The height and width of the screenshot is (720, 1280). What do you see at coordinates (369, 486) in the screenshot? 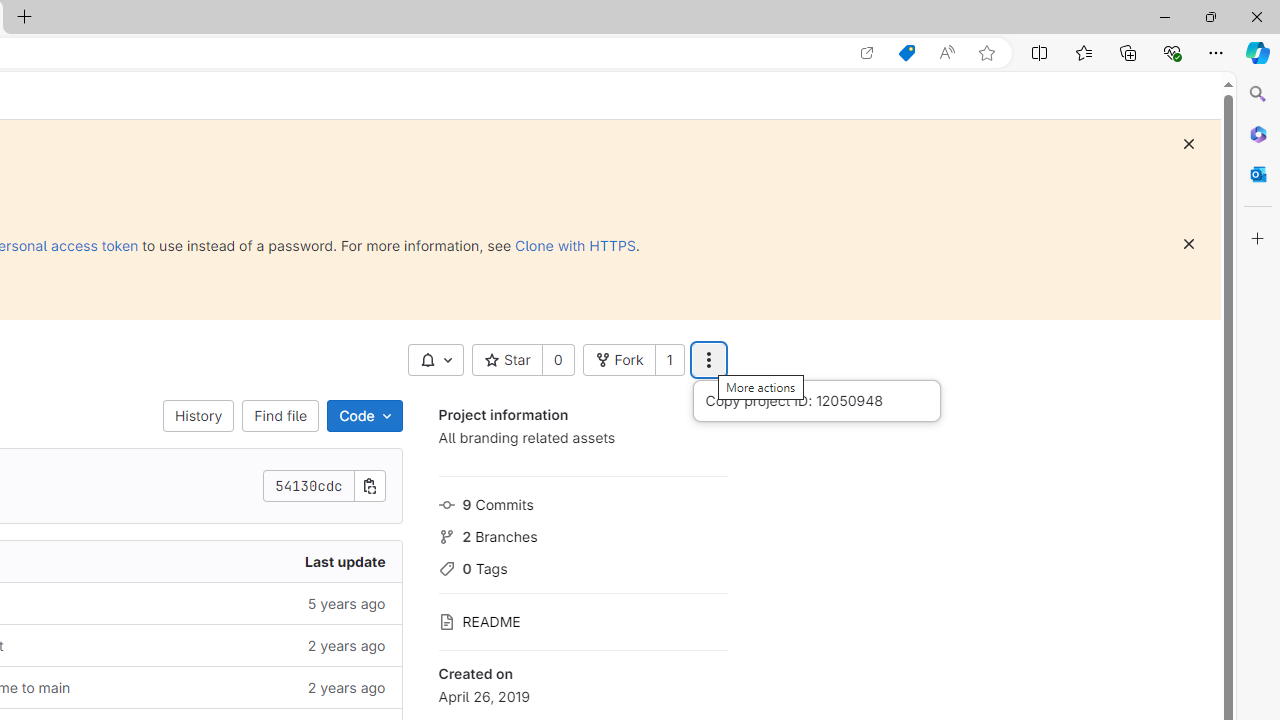
I see `'Copy commit SHA'` at bounding box center [369, 486].